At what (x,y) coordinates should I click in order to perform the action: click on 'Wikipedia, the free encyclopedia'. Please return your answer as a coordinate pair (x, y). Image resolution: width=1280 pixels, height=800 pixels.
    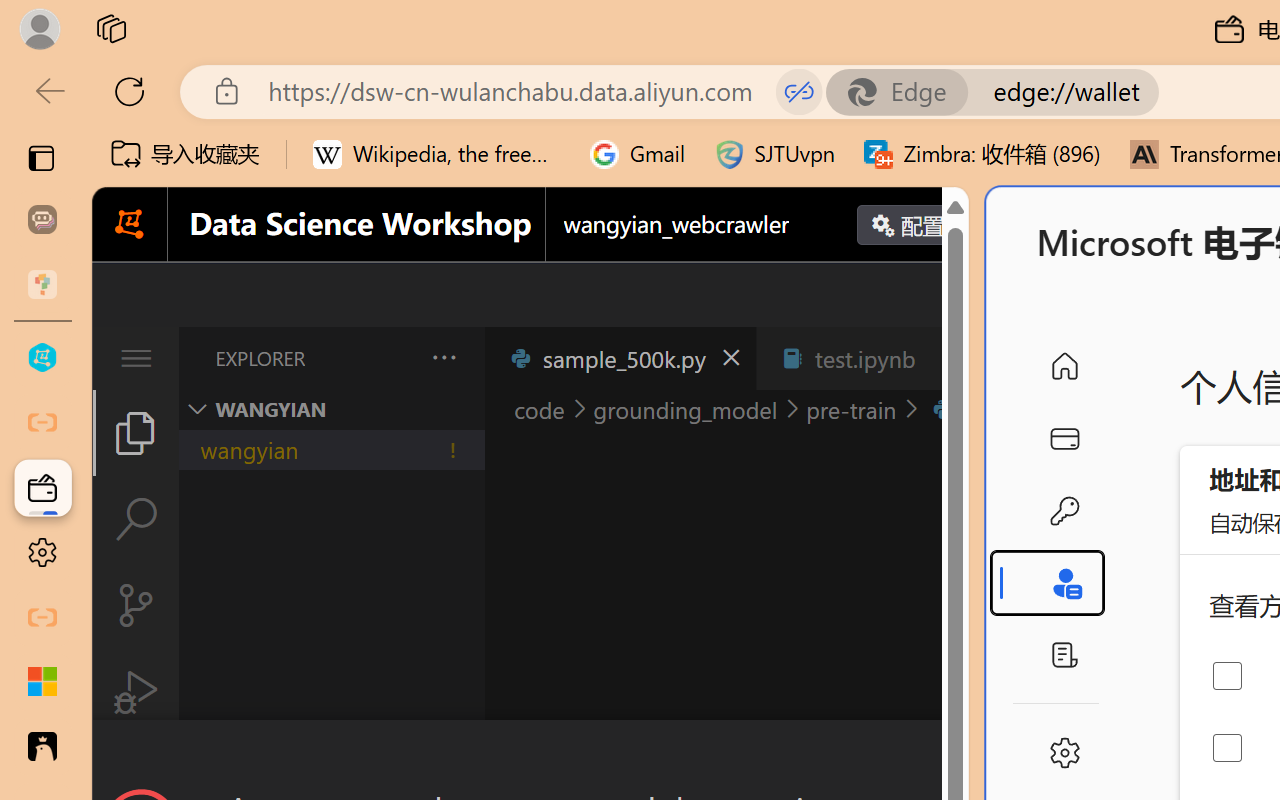
    Looking at the image, I should click on (436, 154).